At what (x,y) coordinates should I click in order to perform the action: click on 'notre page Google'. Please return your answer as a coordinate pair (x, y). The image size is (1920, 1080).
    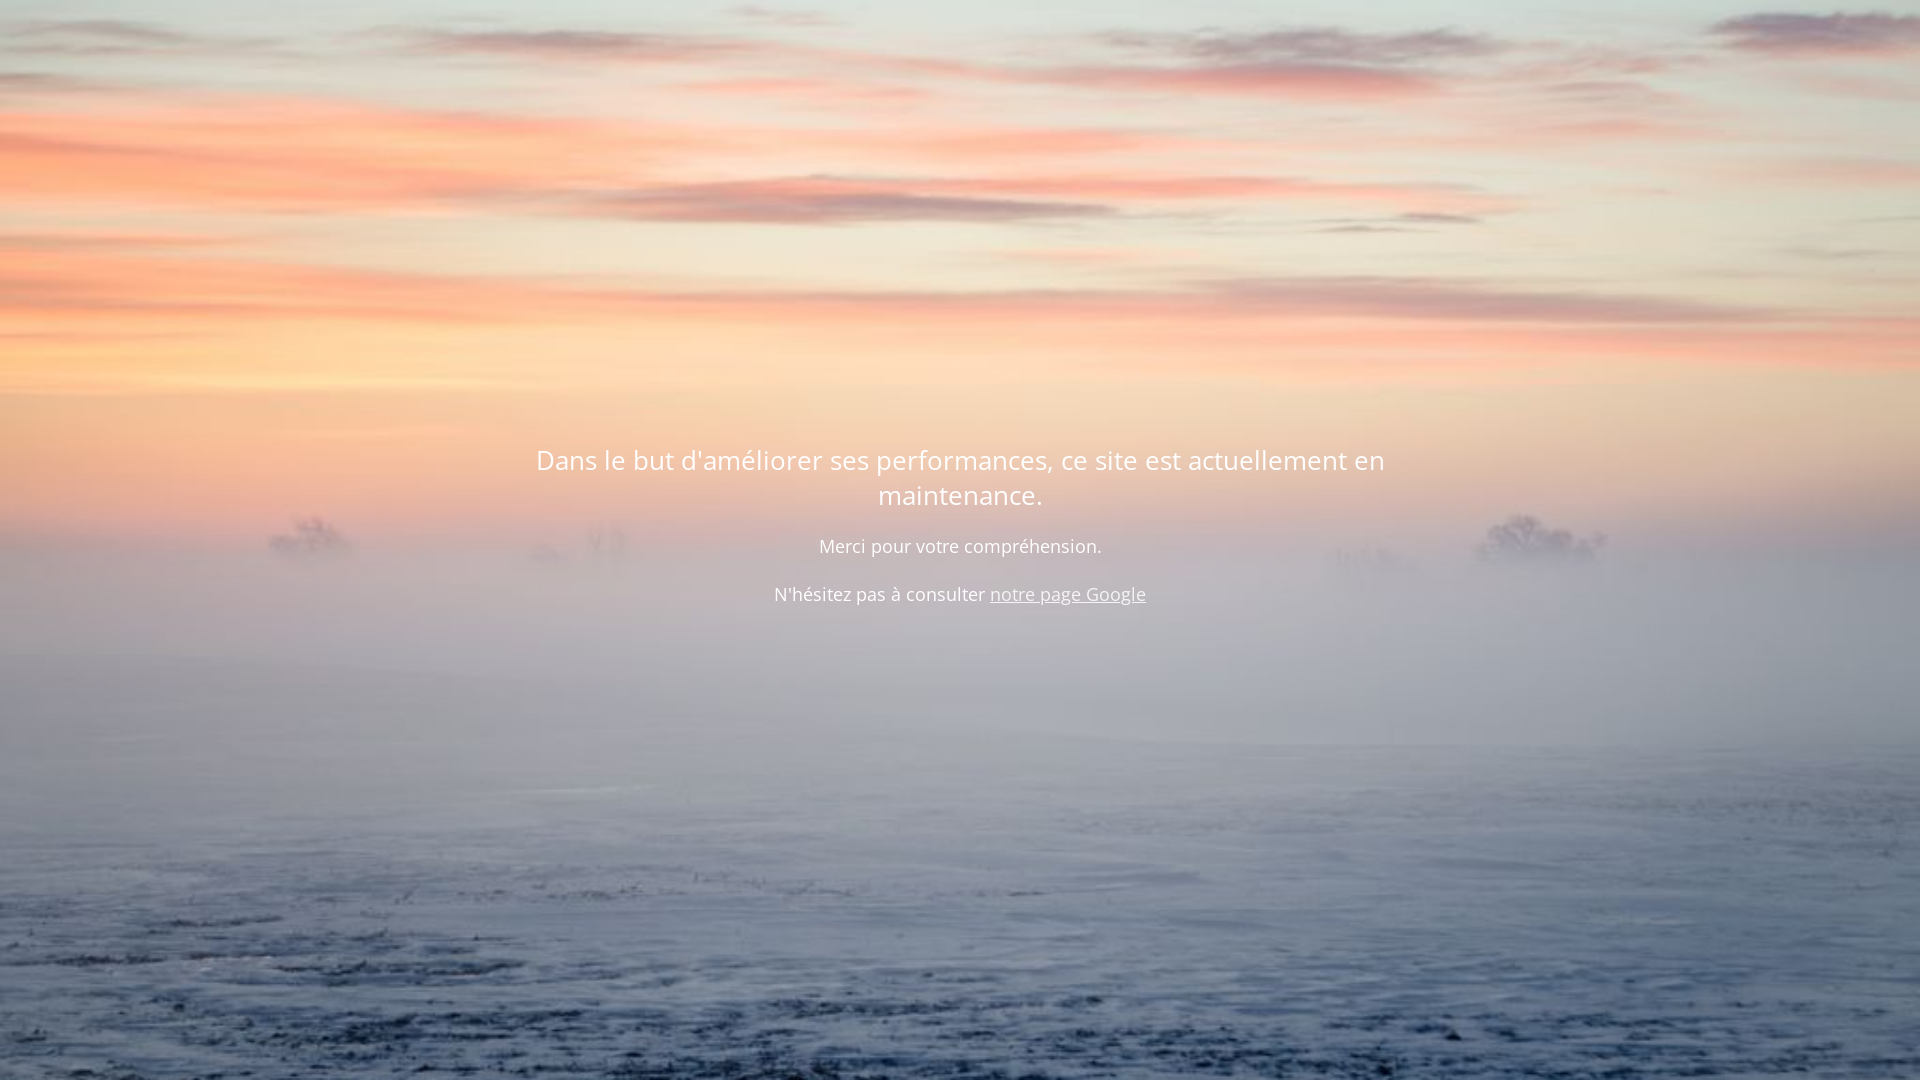
    Looking at the image, I should click on (1067, 593).